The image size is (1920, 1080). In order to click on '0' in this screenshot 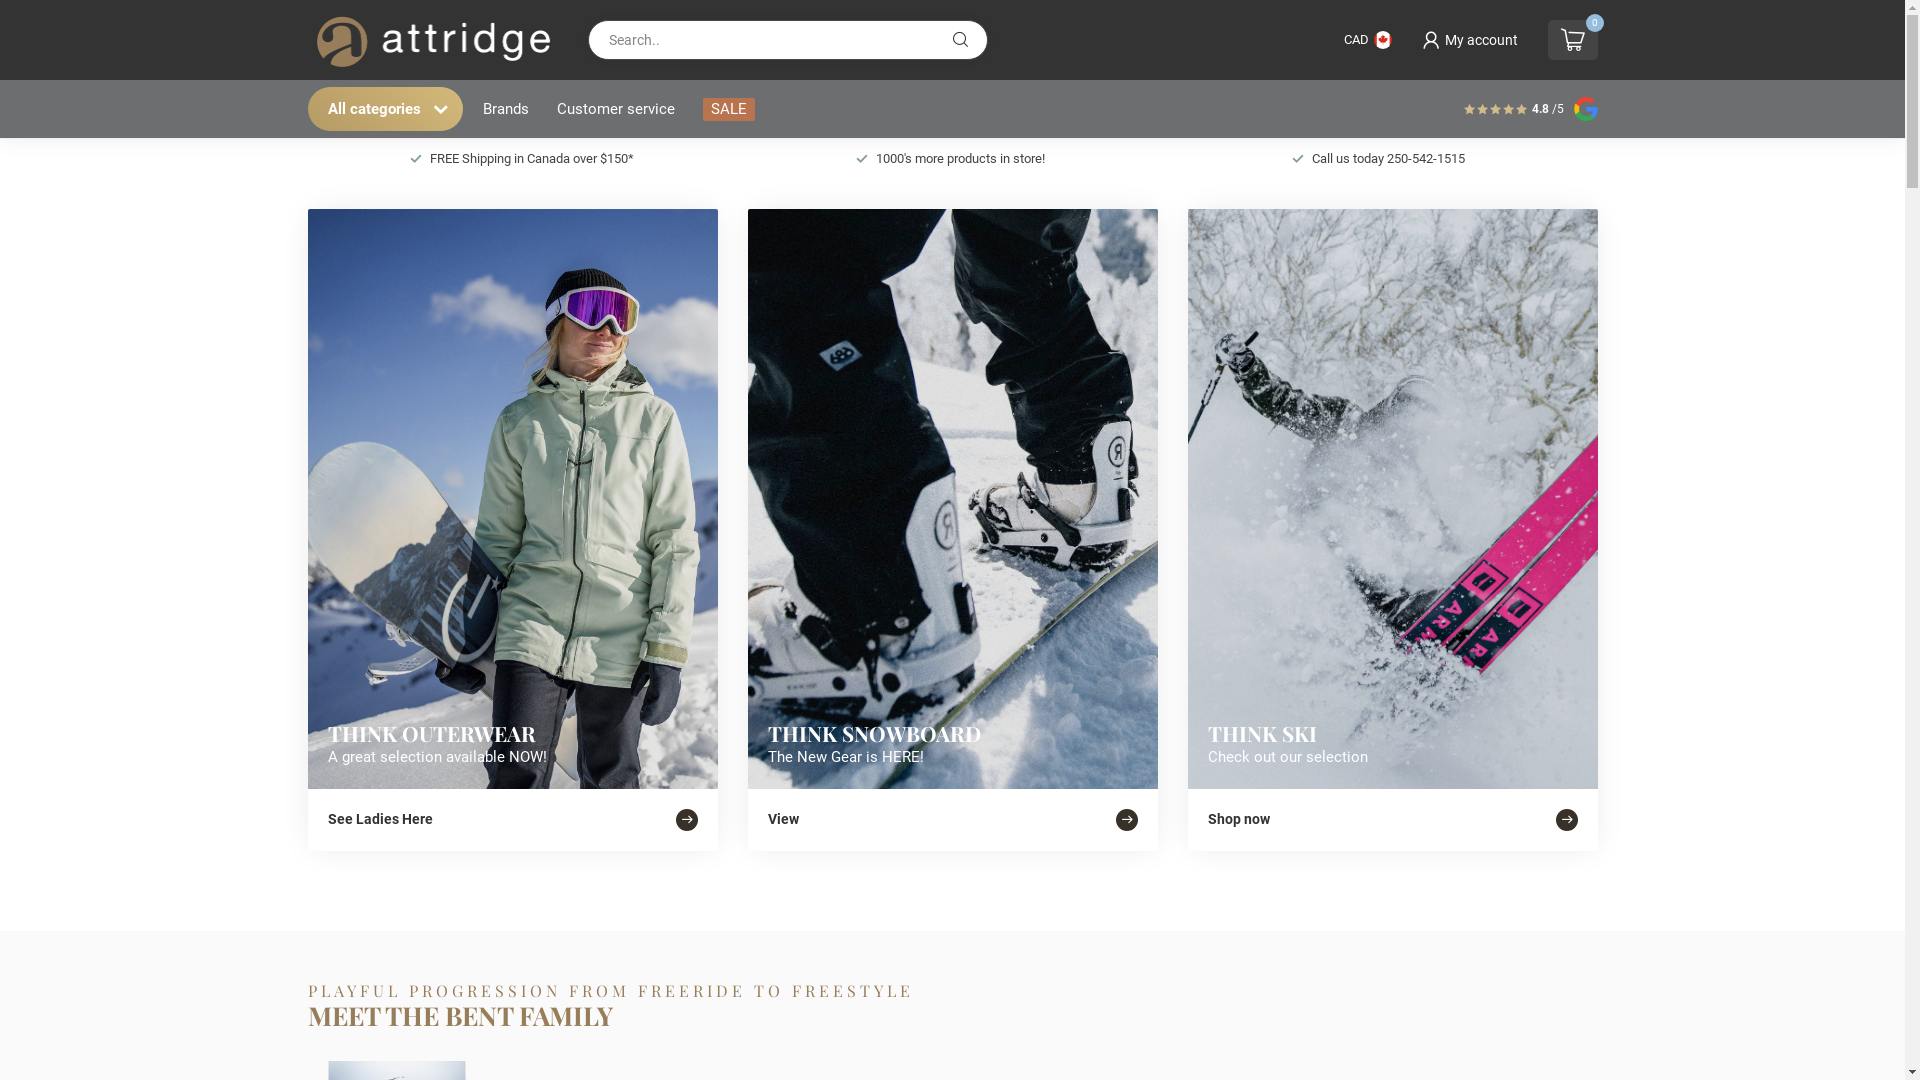, I will do `click(1572, 39)`.